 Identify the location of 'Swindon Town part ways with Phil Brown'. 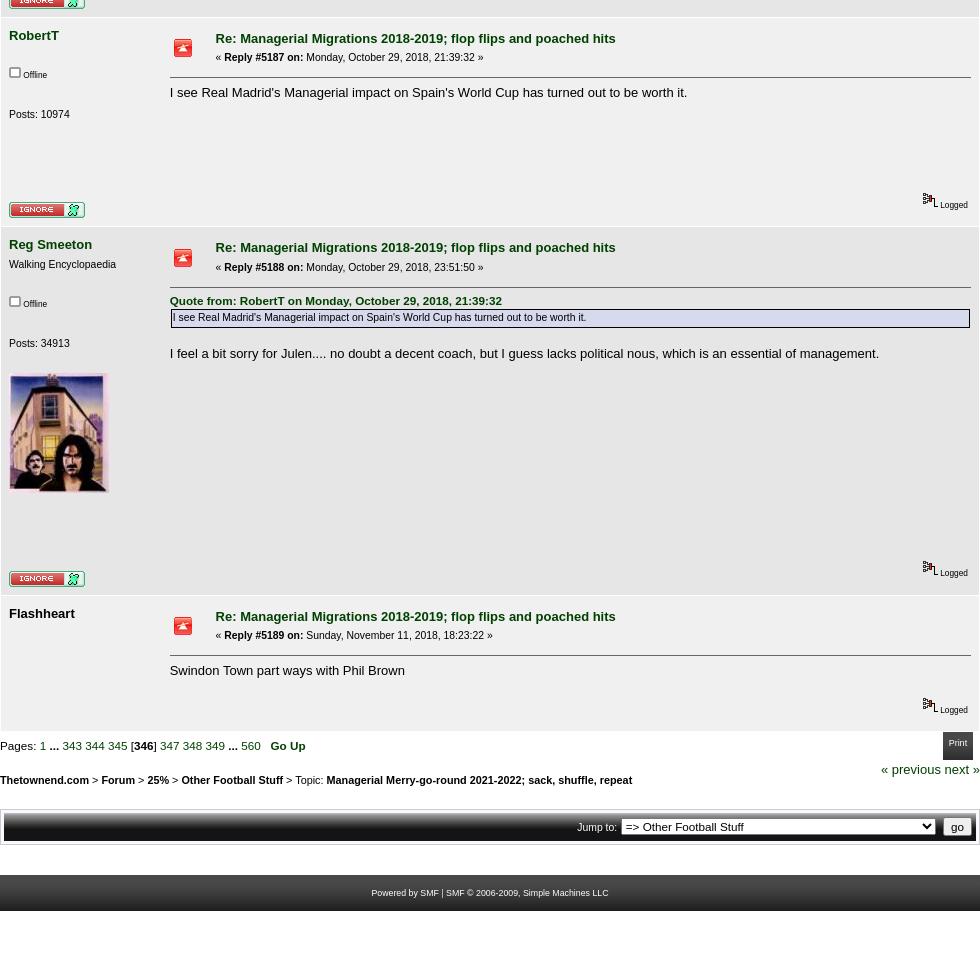
(286, 668).